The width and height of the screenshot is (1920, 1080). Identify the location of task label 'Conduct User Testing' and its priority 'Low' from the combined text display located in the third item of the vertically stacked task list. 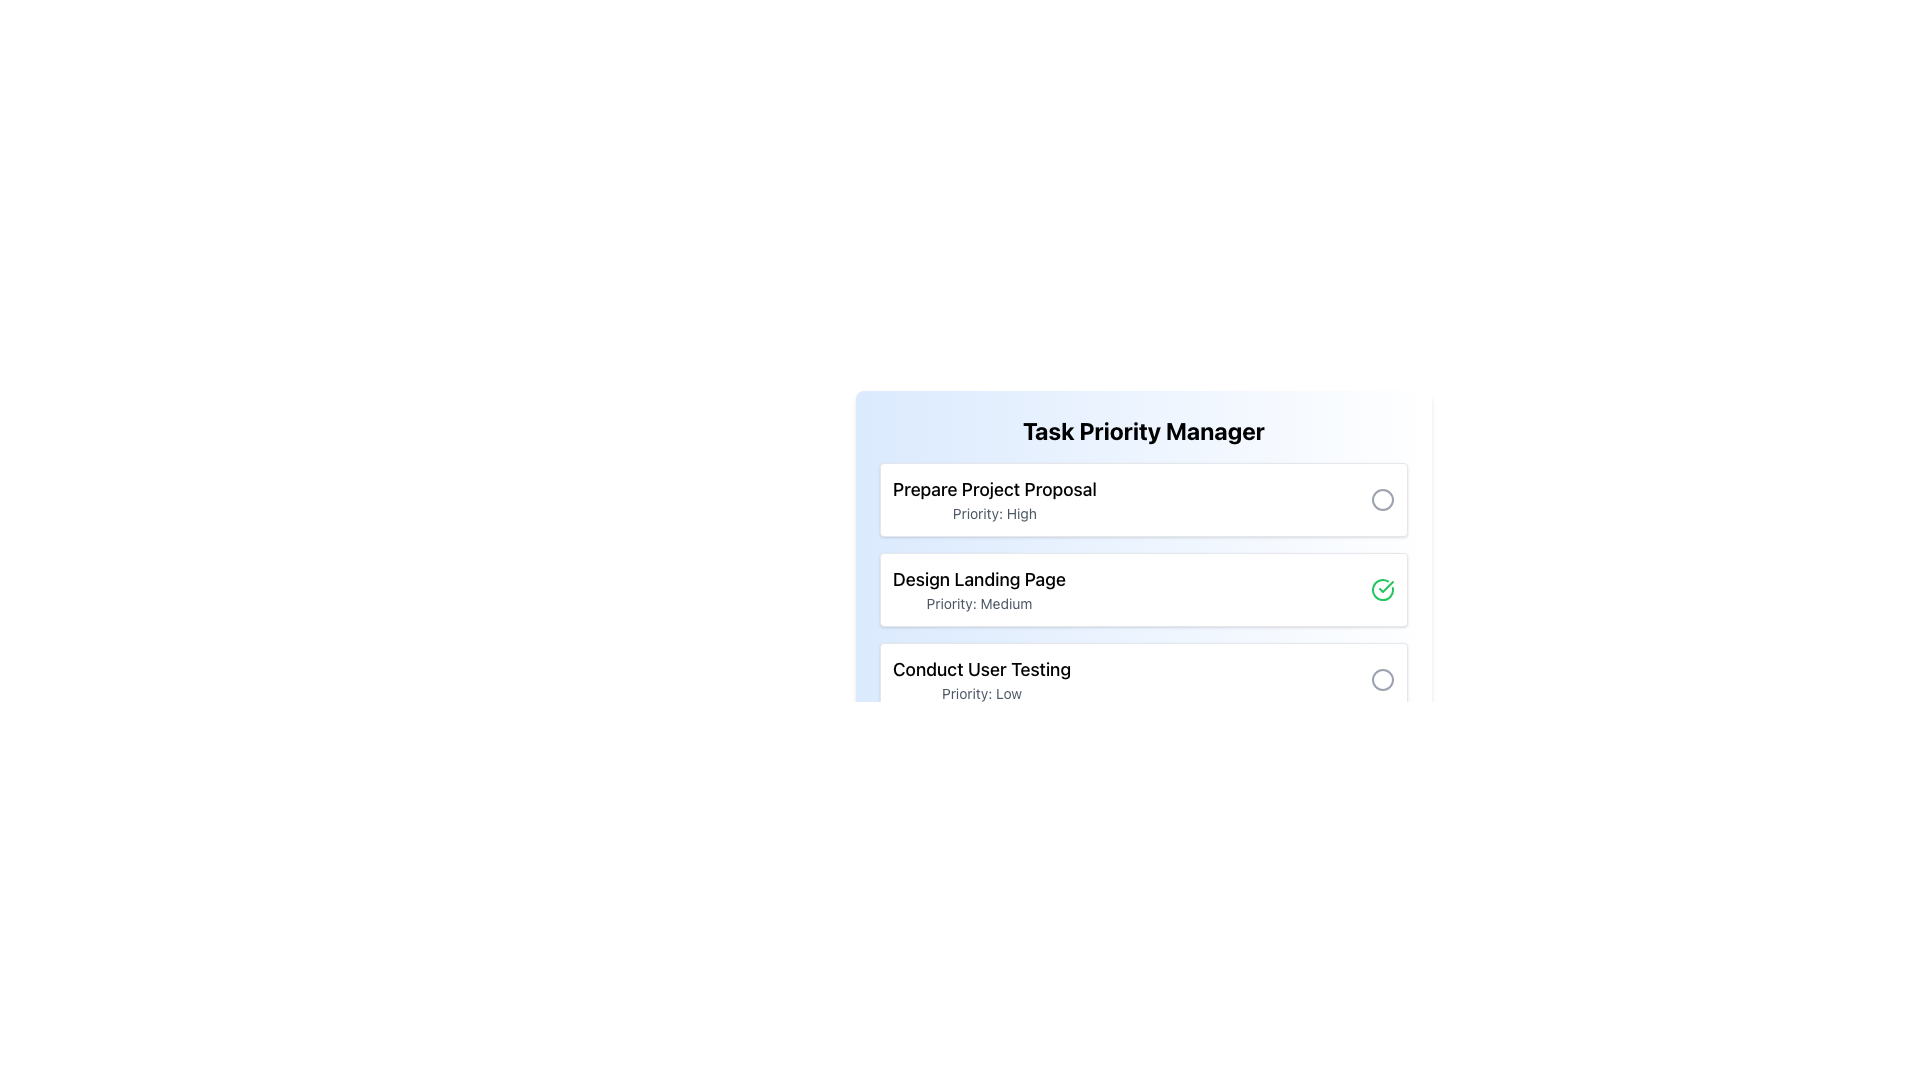
(982, 678).